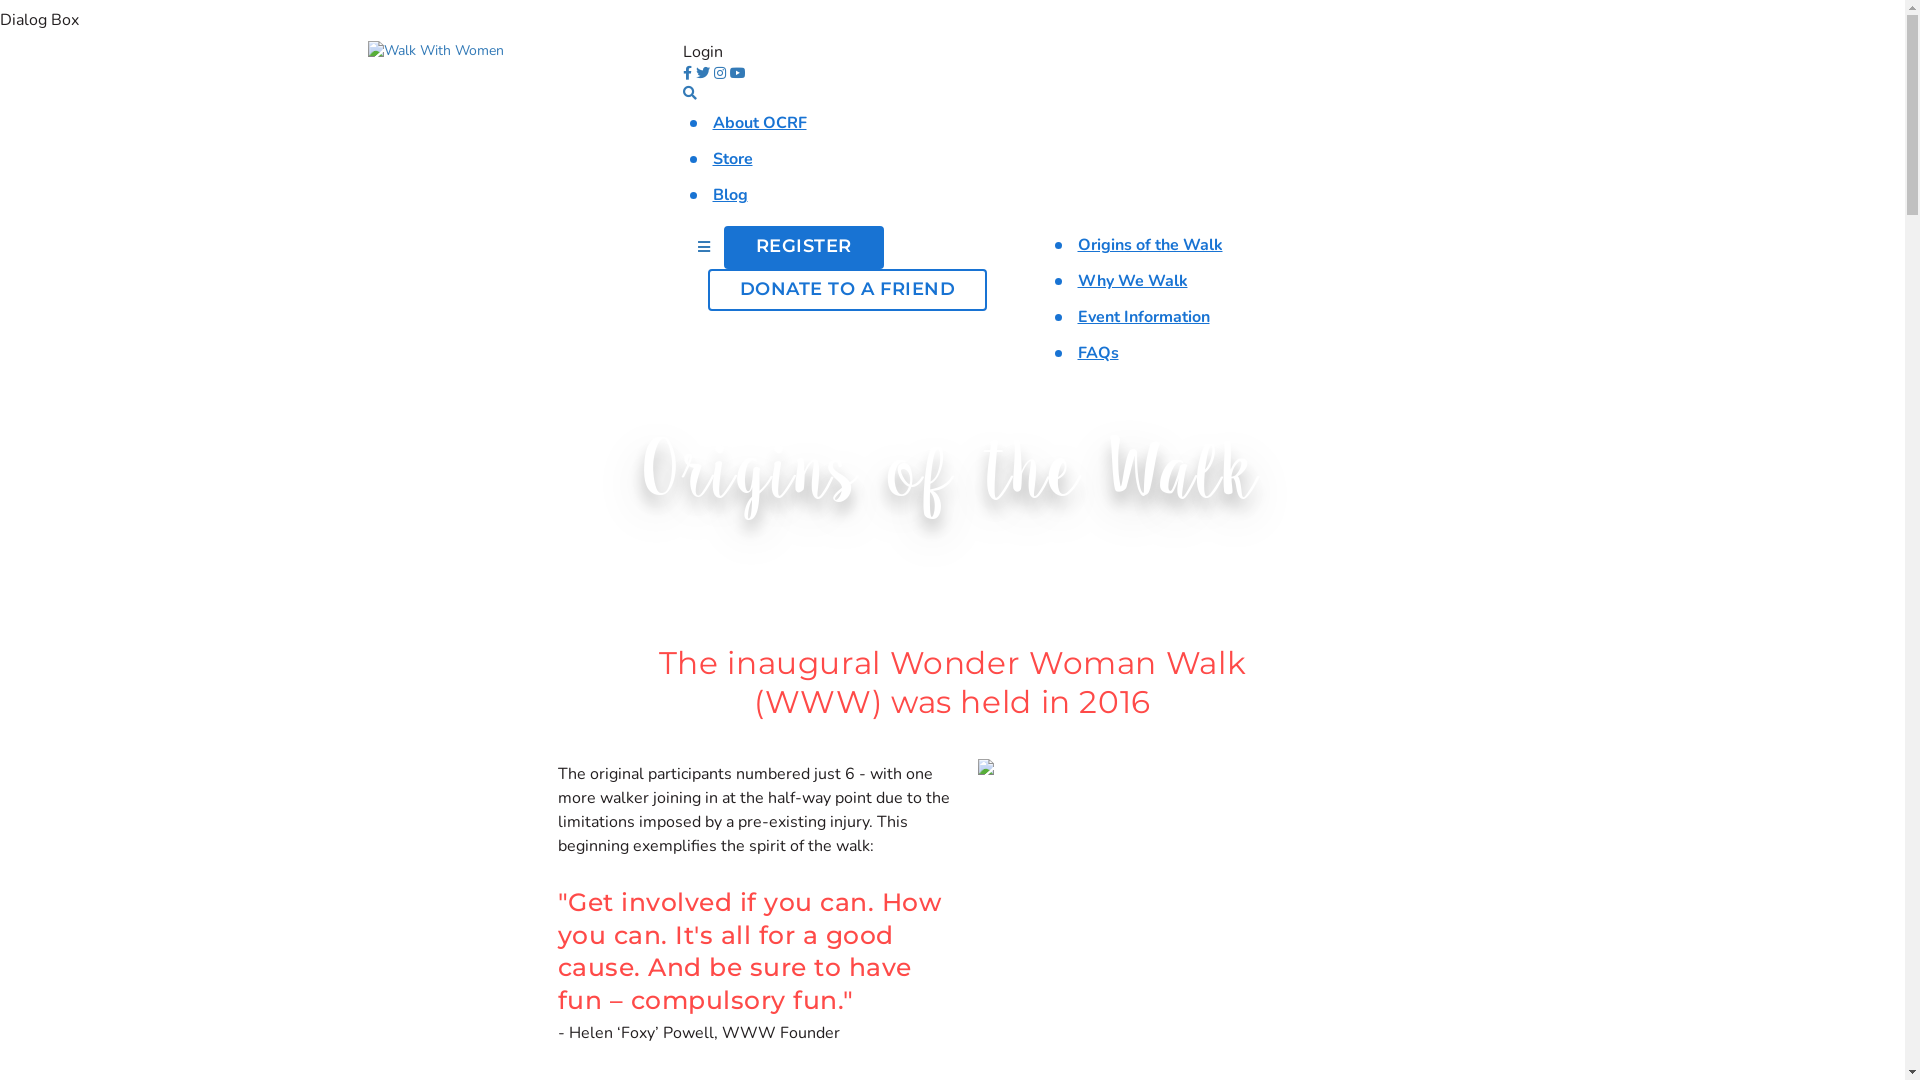  What do you see at coordinates (1097, 352) in the screenshot?
I see `'FAQs'` at bounding box center [1097, 352].